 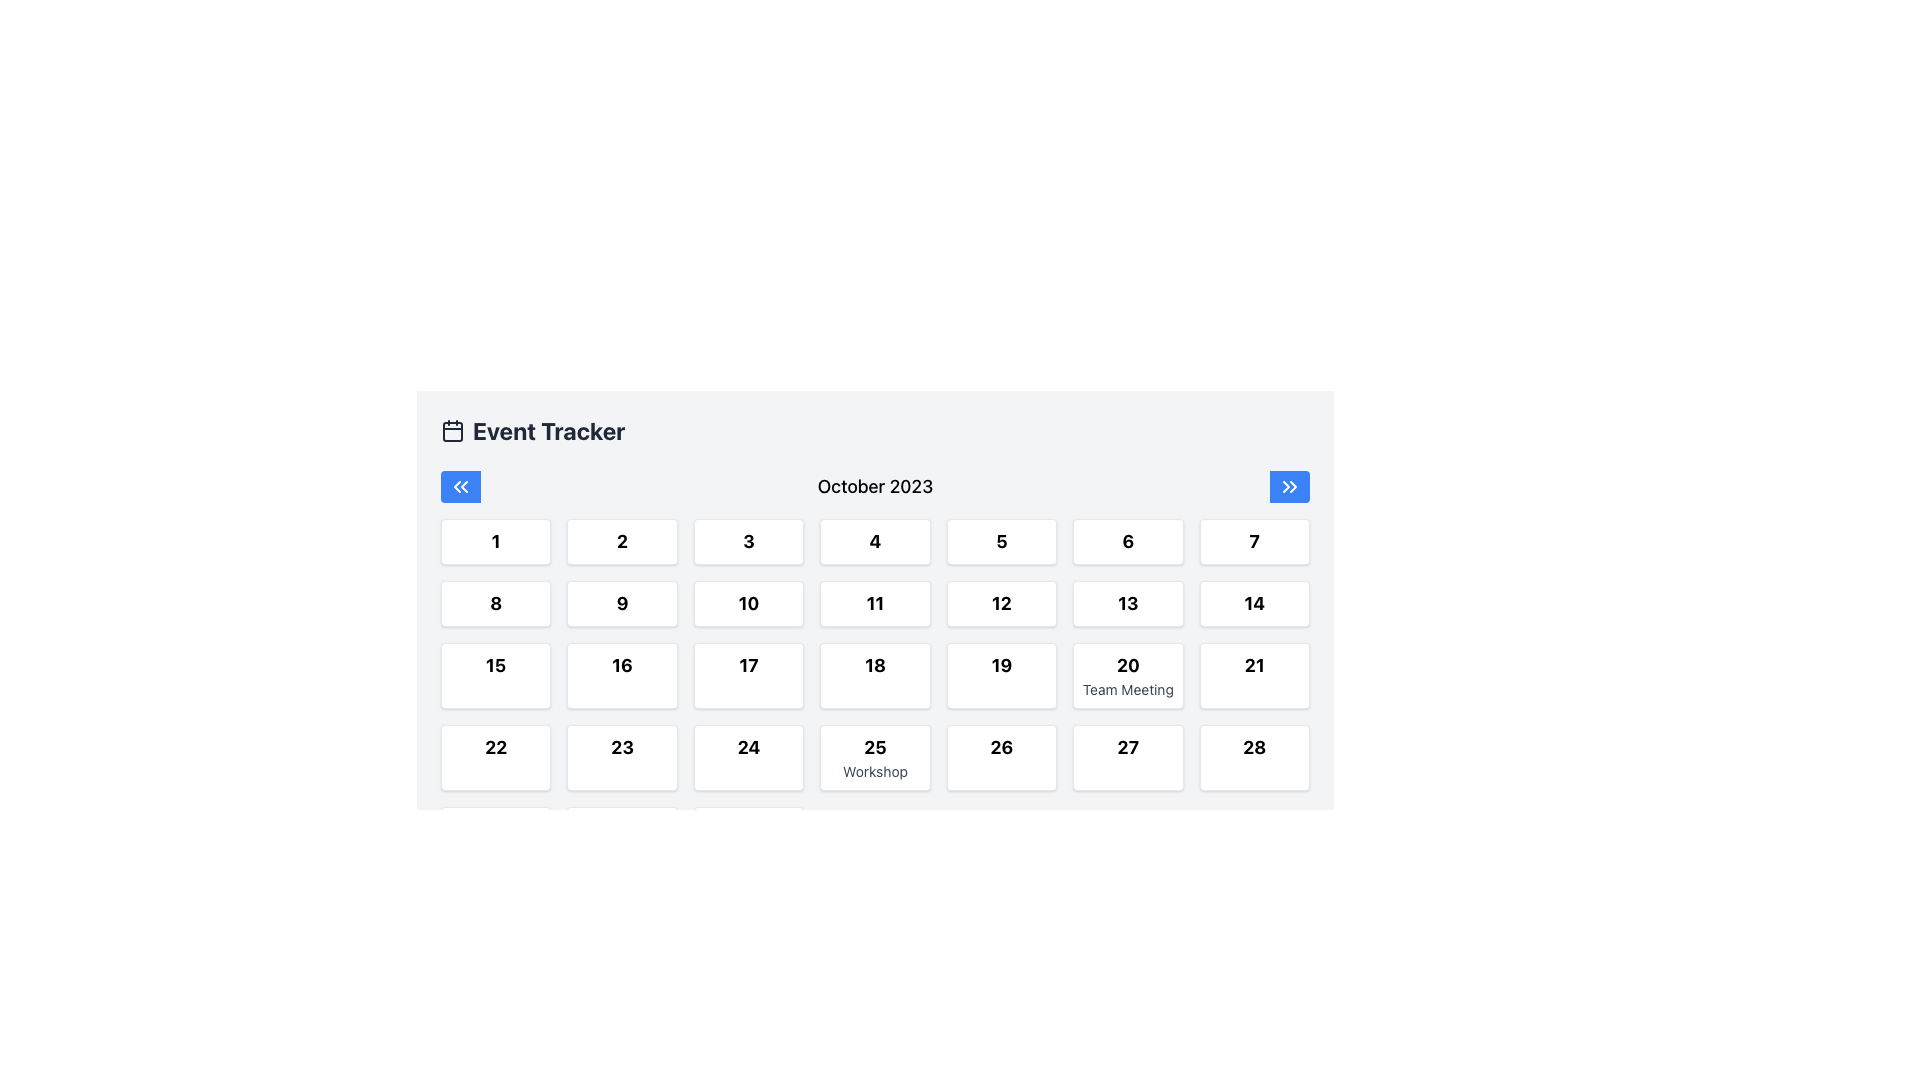 I want to click on the square button-like component with the bold number '2' in black, which is part of the calendar interface in the Event Tracker for October 2023, so click(x=621, y=542).